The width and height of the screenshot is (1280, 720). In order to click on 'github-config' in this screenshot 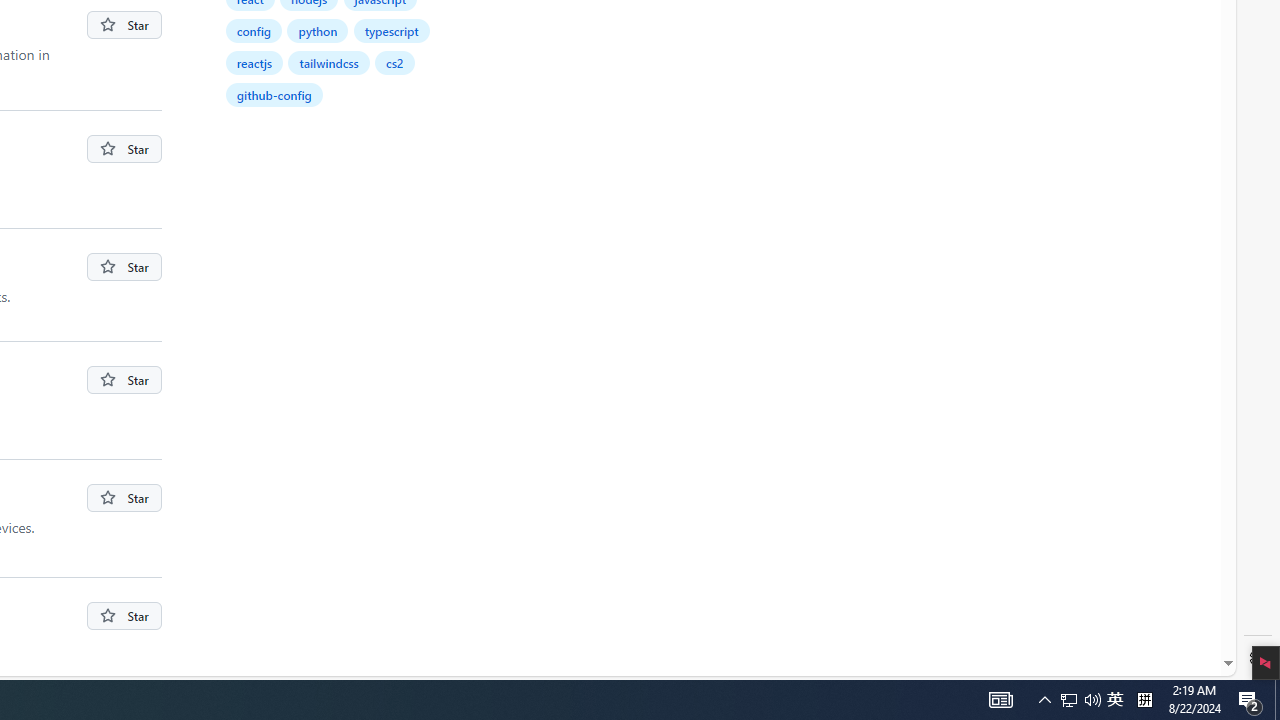, I will do `click(274, 95)`.